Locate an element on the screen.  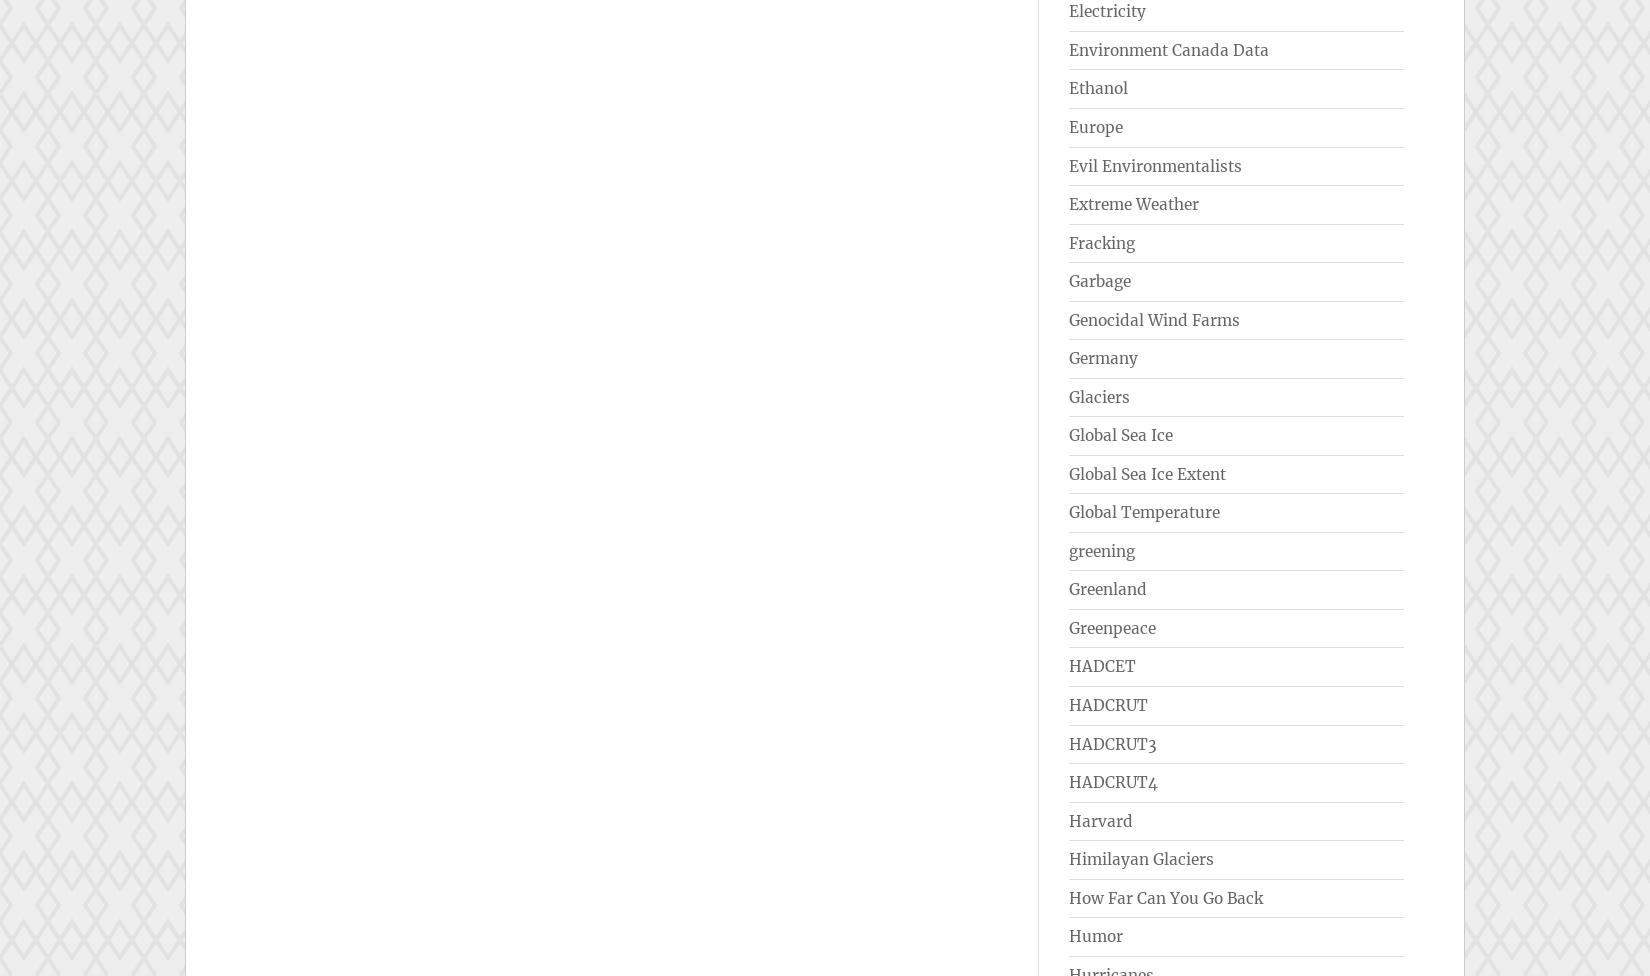
'Garbage' is located at coordinates (1100, 281).